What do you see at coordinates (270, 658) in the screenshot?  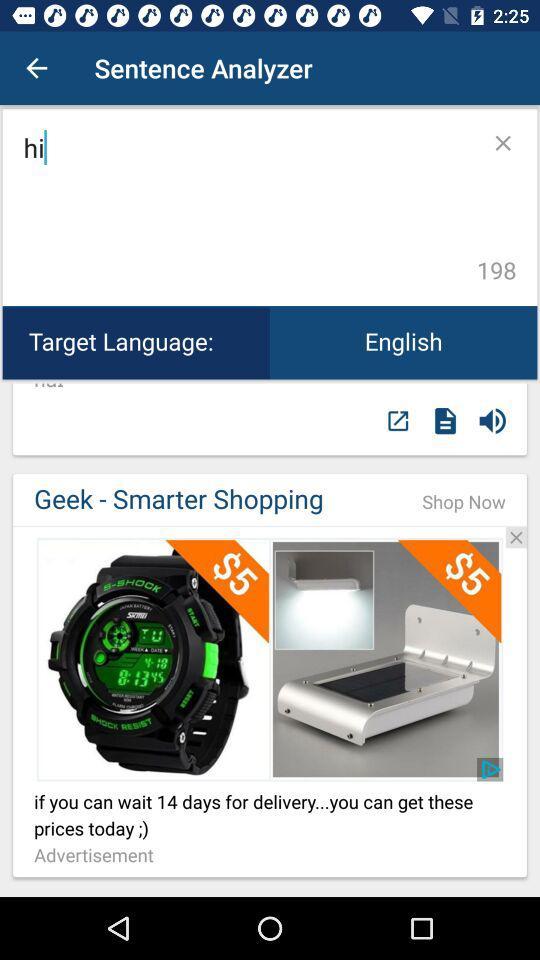 I see `open link` at bounding box center [270, 658].